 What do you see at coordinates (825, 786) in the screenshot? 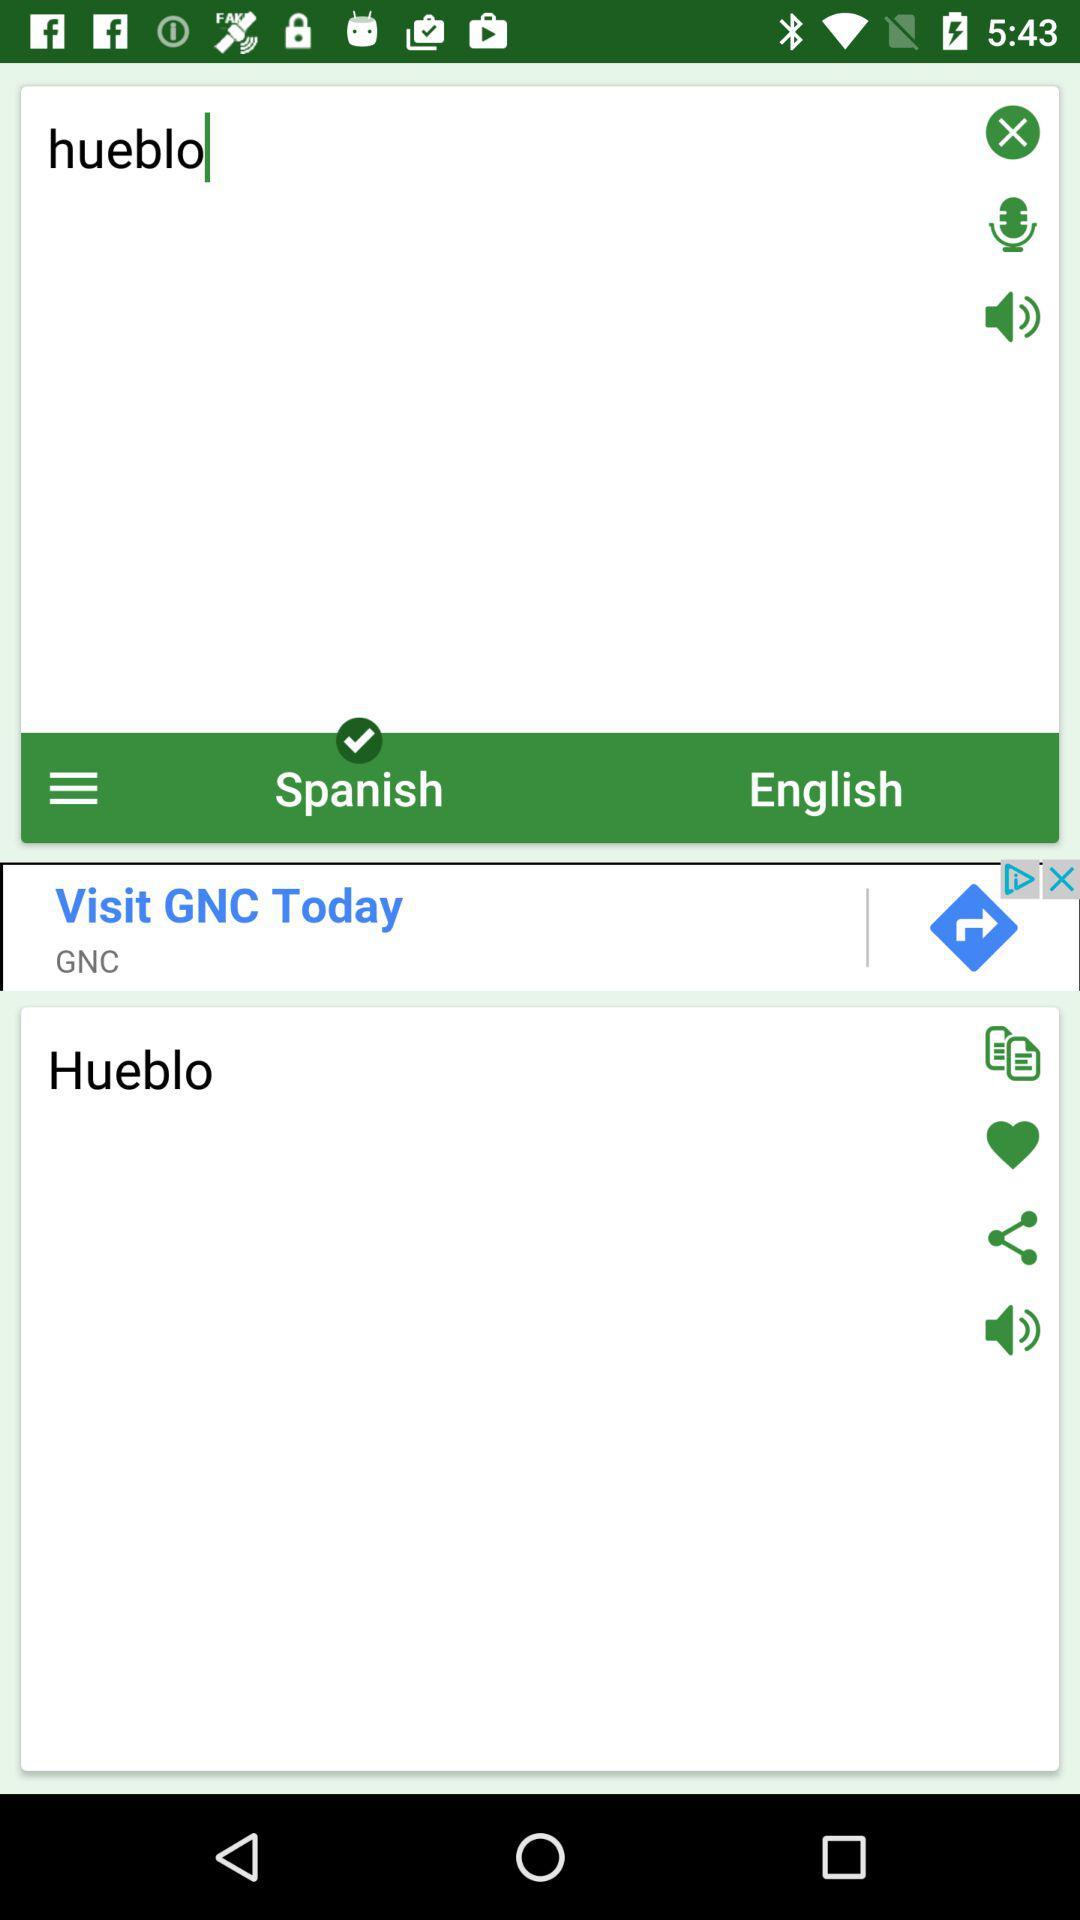
I see `icon below the hueblo item` at bounding box center [825, 786].